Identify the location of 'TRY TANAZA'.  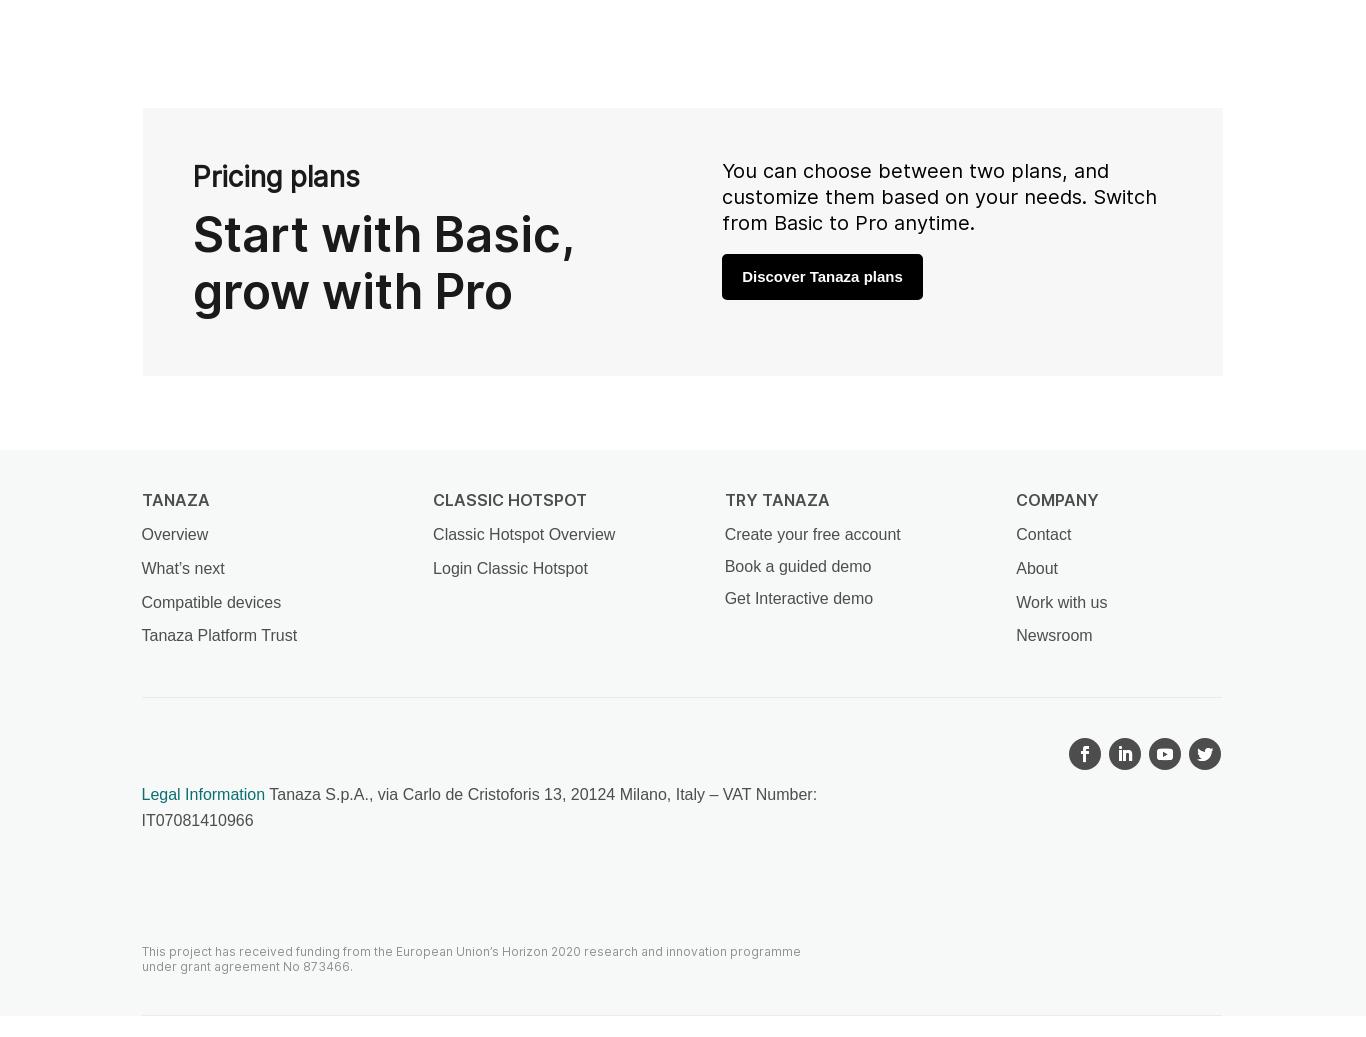
(776, 498).